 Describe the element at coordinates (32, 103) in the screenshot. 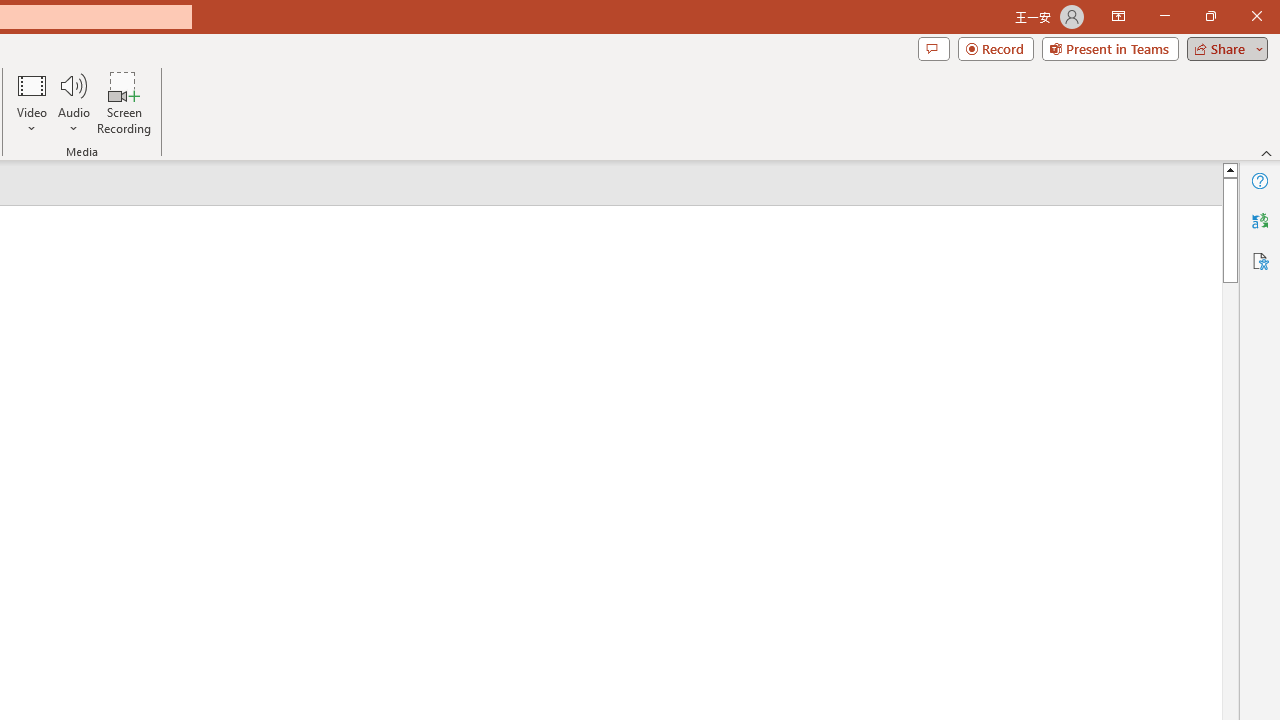

I see `'Video'` at that location.